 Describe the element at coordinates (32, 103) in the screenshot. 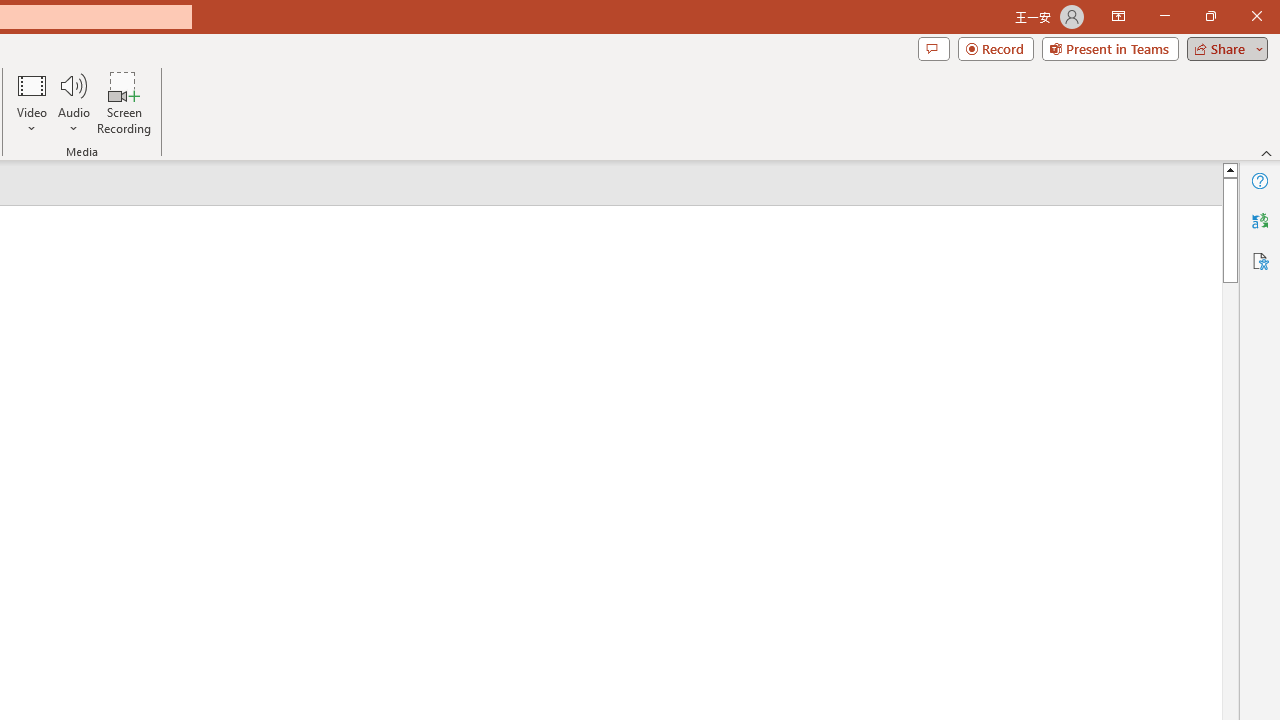

I see `'Video'` at that location.